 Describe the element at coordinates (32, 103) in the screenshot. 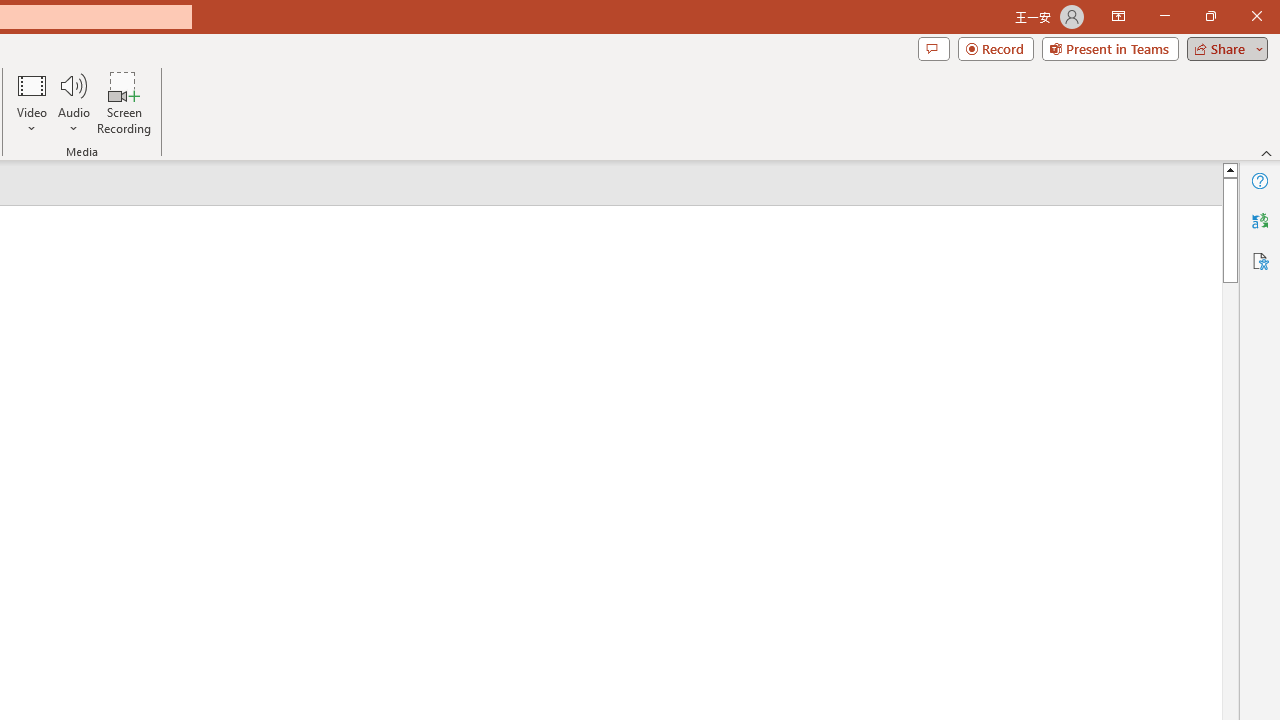

I see `'Video'` at that location.